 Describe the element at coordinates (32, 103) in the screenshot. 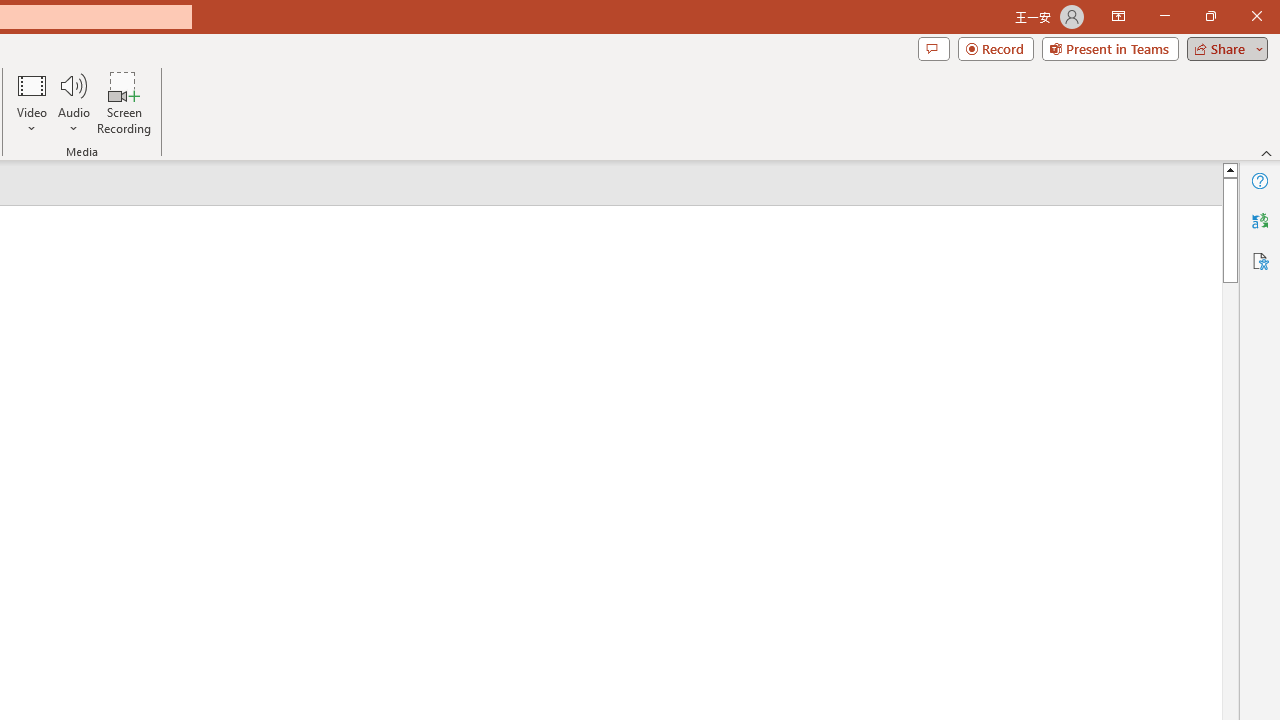

I see `'Video'` at that location.